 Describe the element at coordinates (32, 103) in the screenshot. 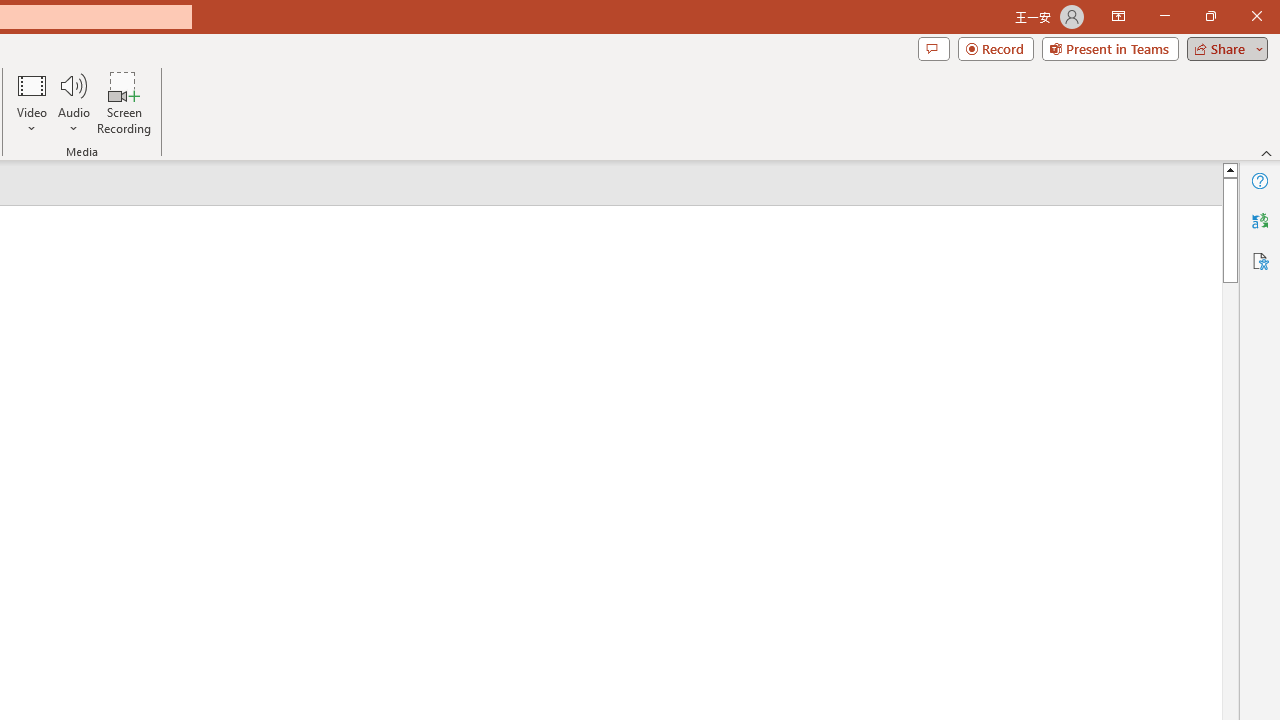

I see `'Video'` at that location.